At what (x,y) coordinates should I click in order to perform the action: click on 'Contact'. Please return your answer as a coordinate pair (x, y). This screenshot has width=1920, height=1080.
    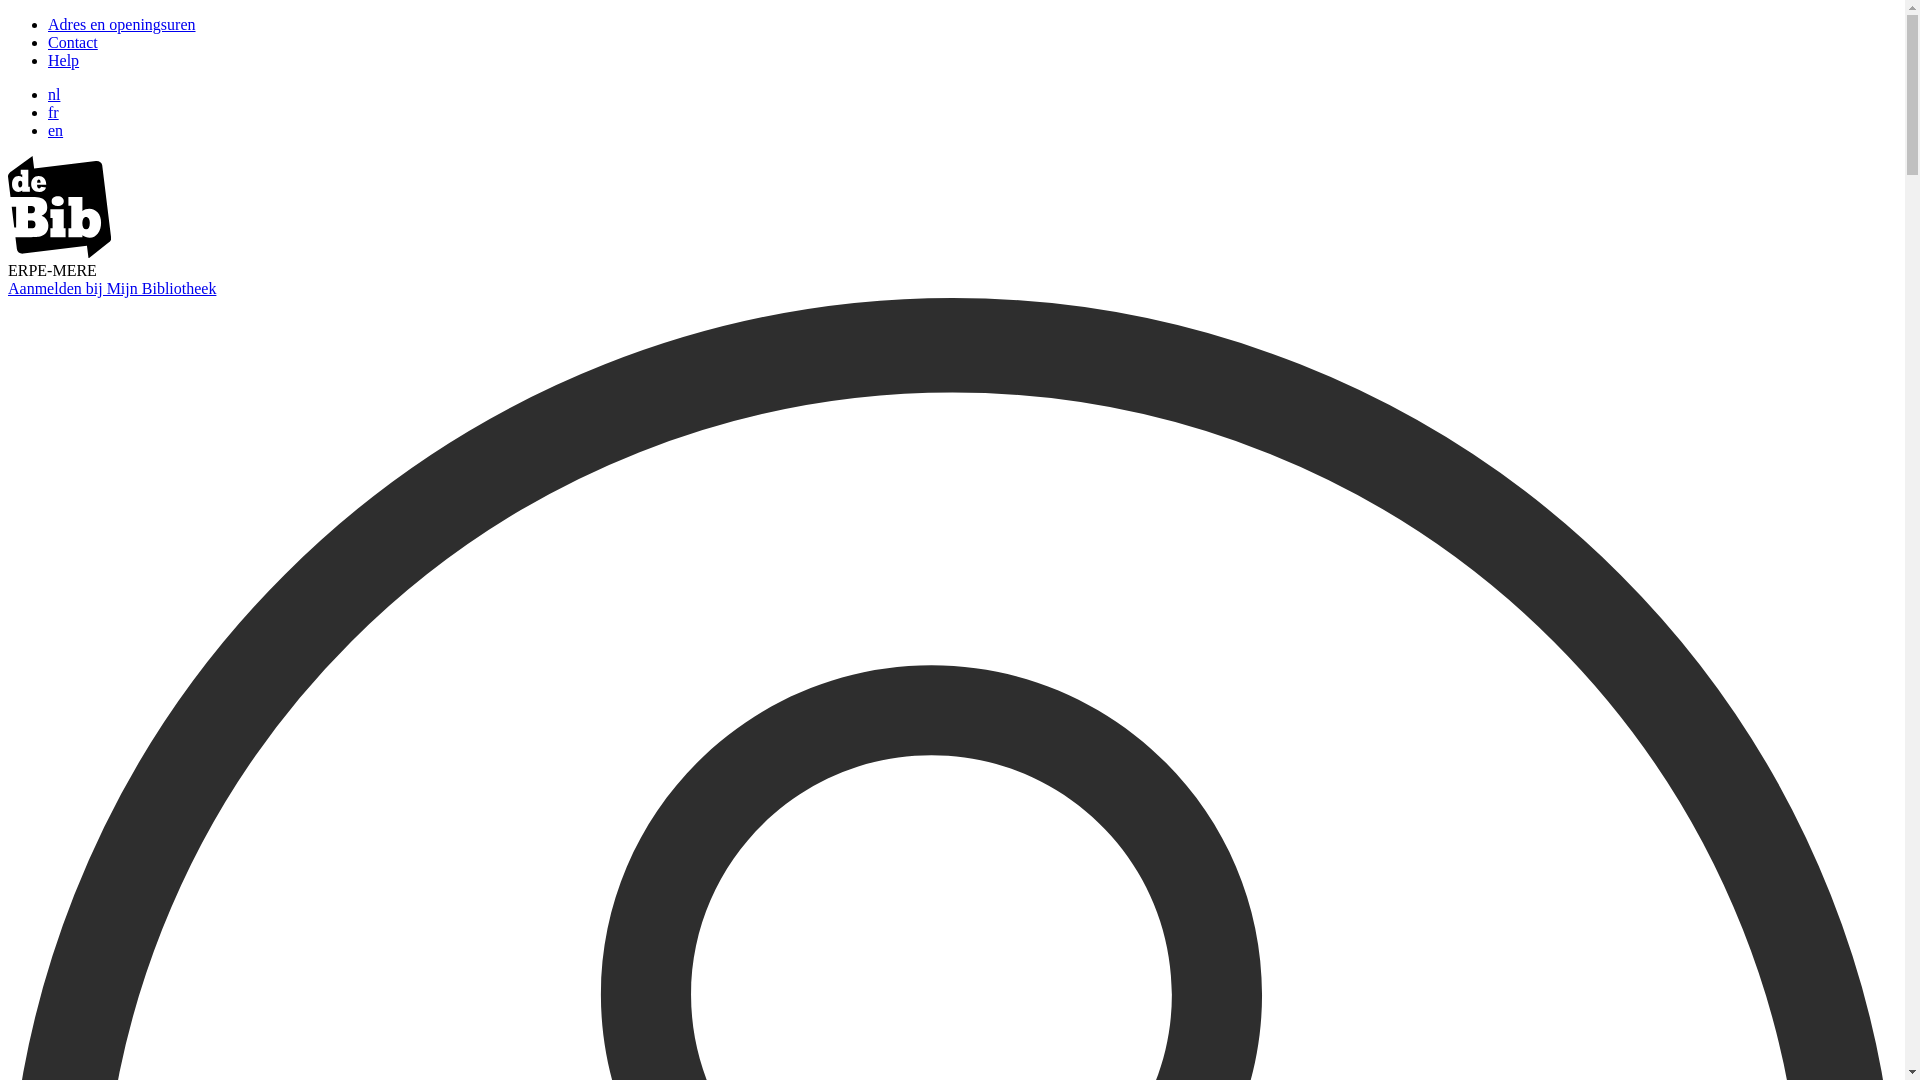
    Looking at the image, I should click on (72, 42).